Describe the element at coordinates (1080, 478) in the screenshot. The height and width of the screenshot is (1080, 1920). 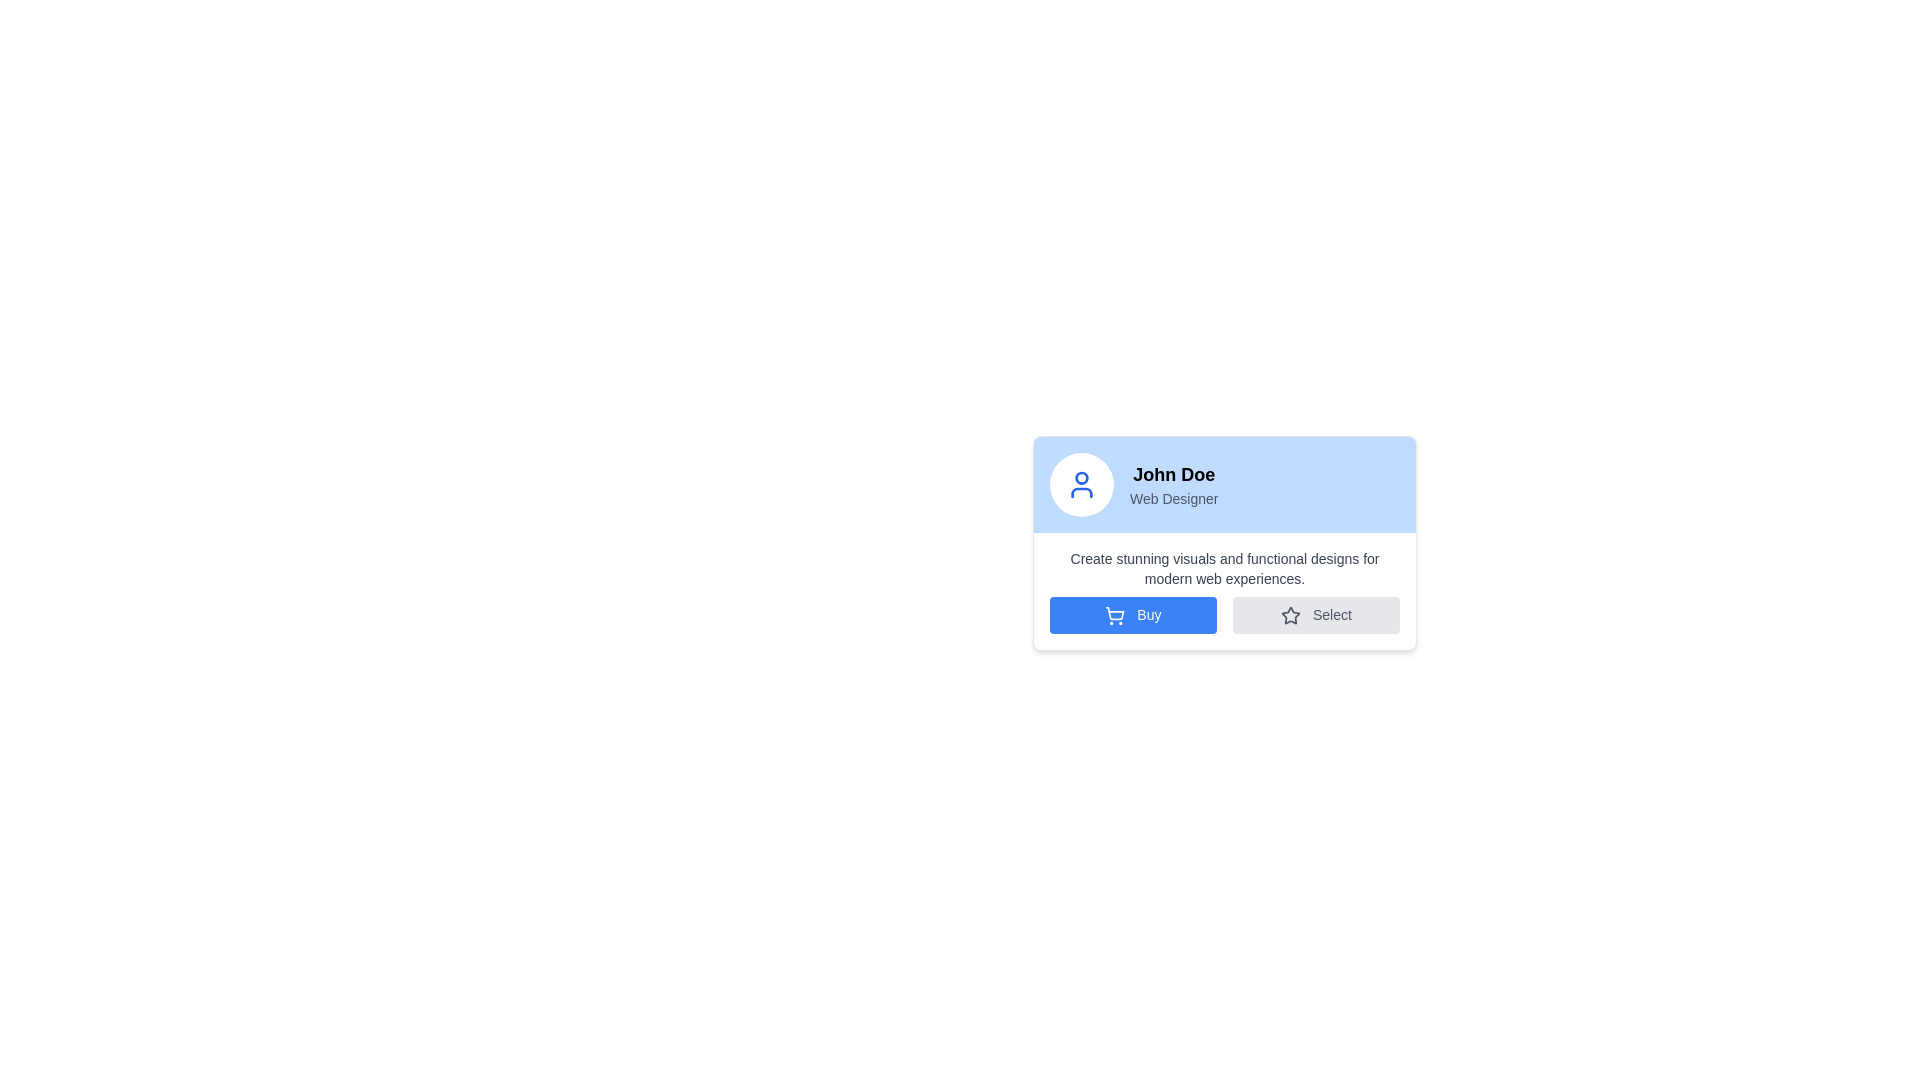
I see `the small circular decorative graphical element located at the upper part of the user profile SVG icon` at that location.